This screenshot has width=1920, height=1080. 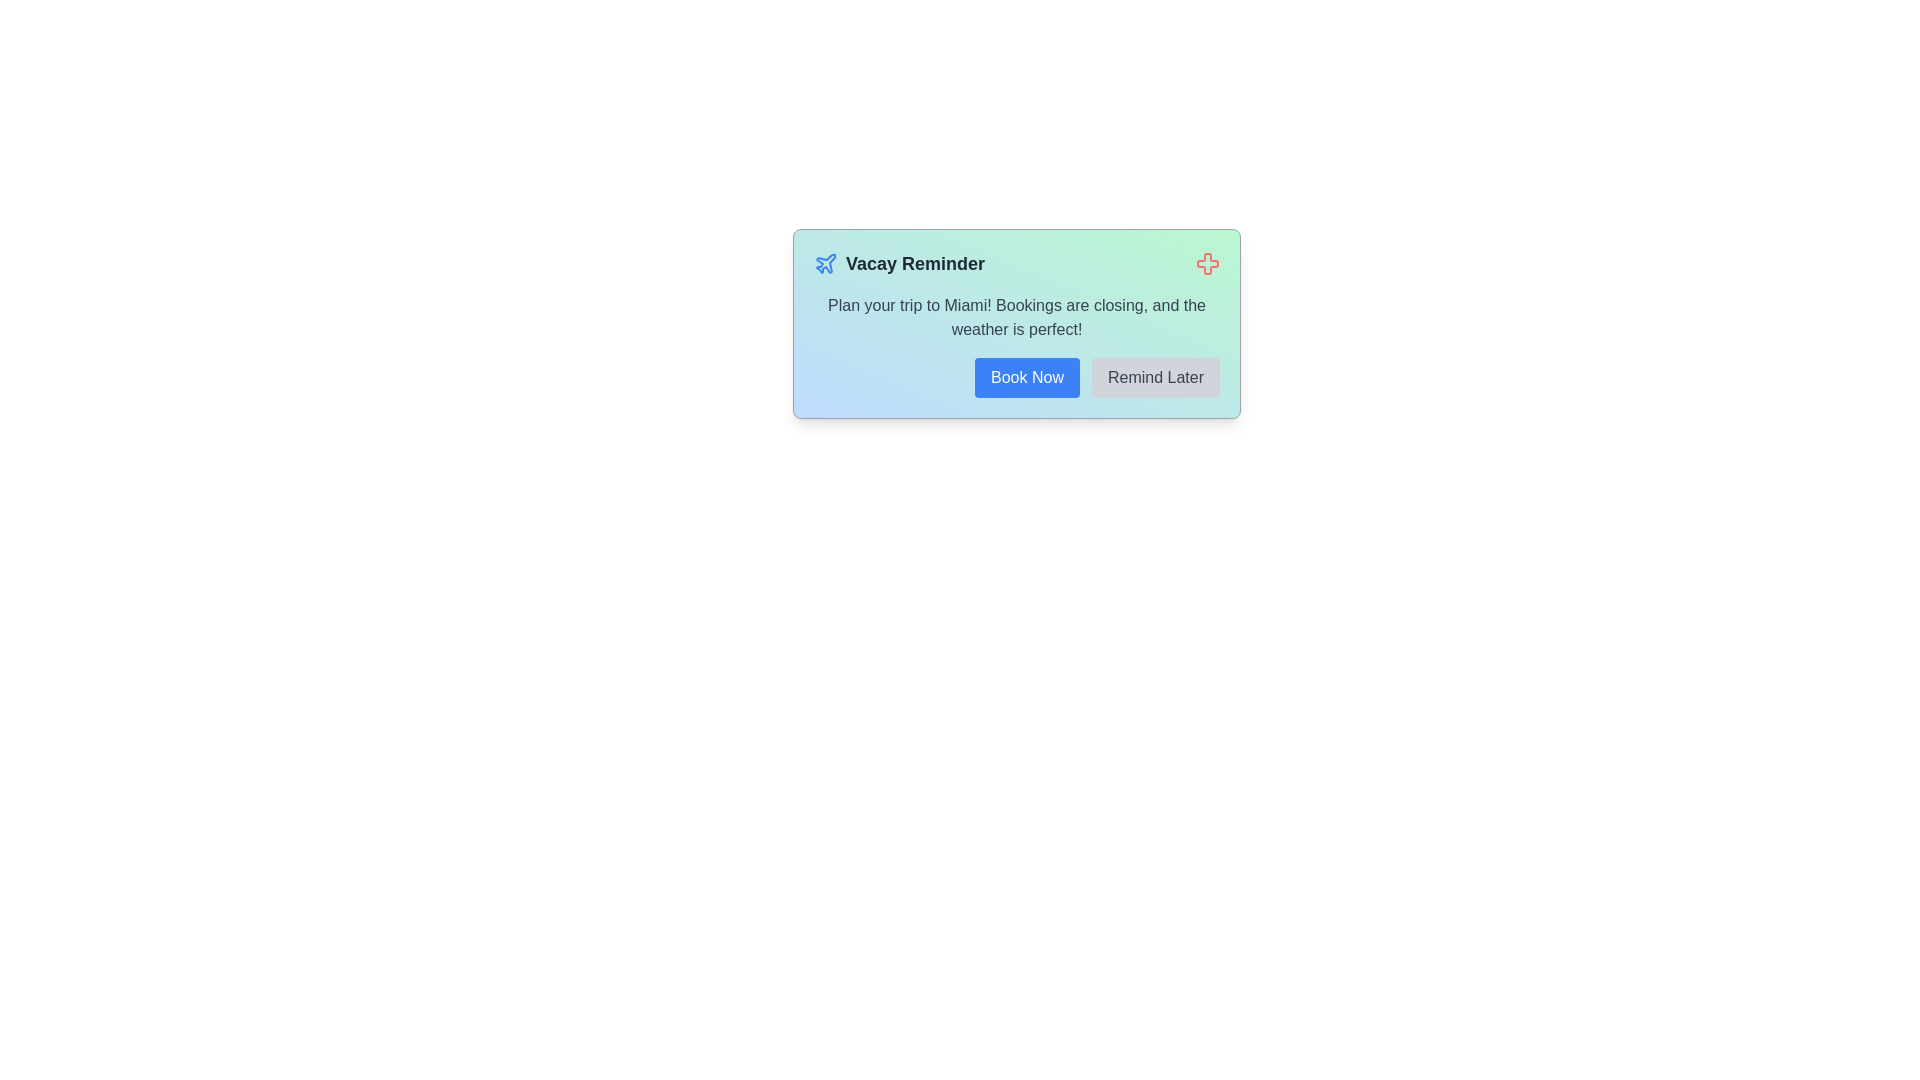 What do you see at coordinates (826, 262) in the screenshot?
I see `the icon representing a plane located at the top-right corner of the reminder card, near the header text 'Vacay Reminder.'` at bounding box center [826, 262].